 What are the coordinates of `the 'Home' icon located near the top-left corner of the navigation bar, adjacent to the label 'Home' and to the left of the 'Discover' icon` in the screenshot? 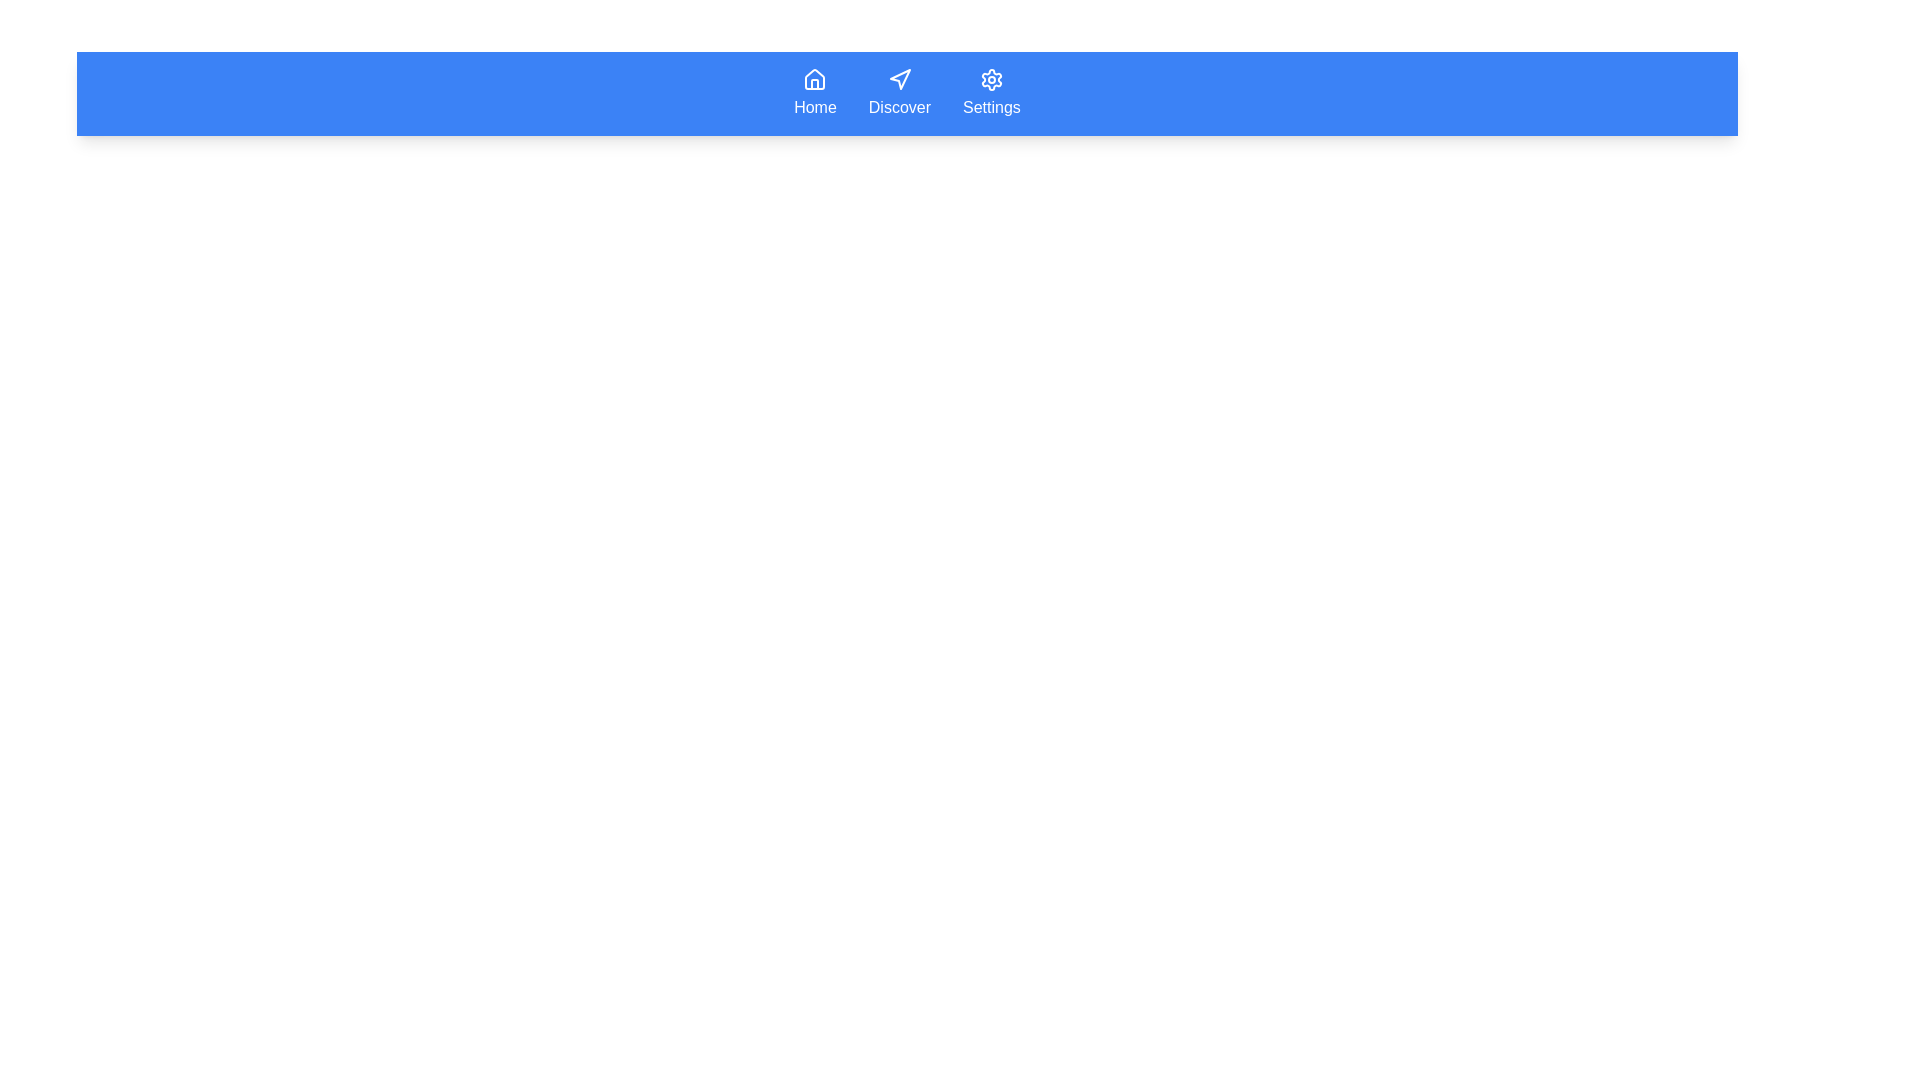 It's located at (815, 78).